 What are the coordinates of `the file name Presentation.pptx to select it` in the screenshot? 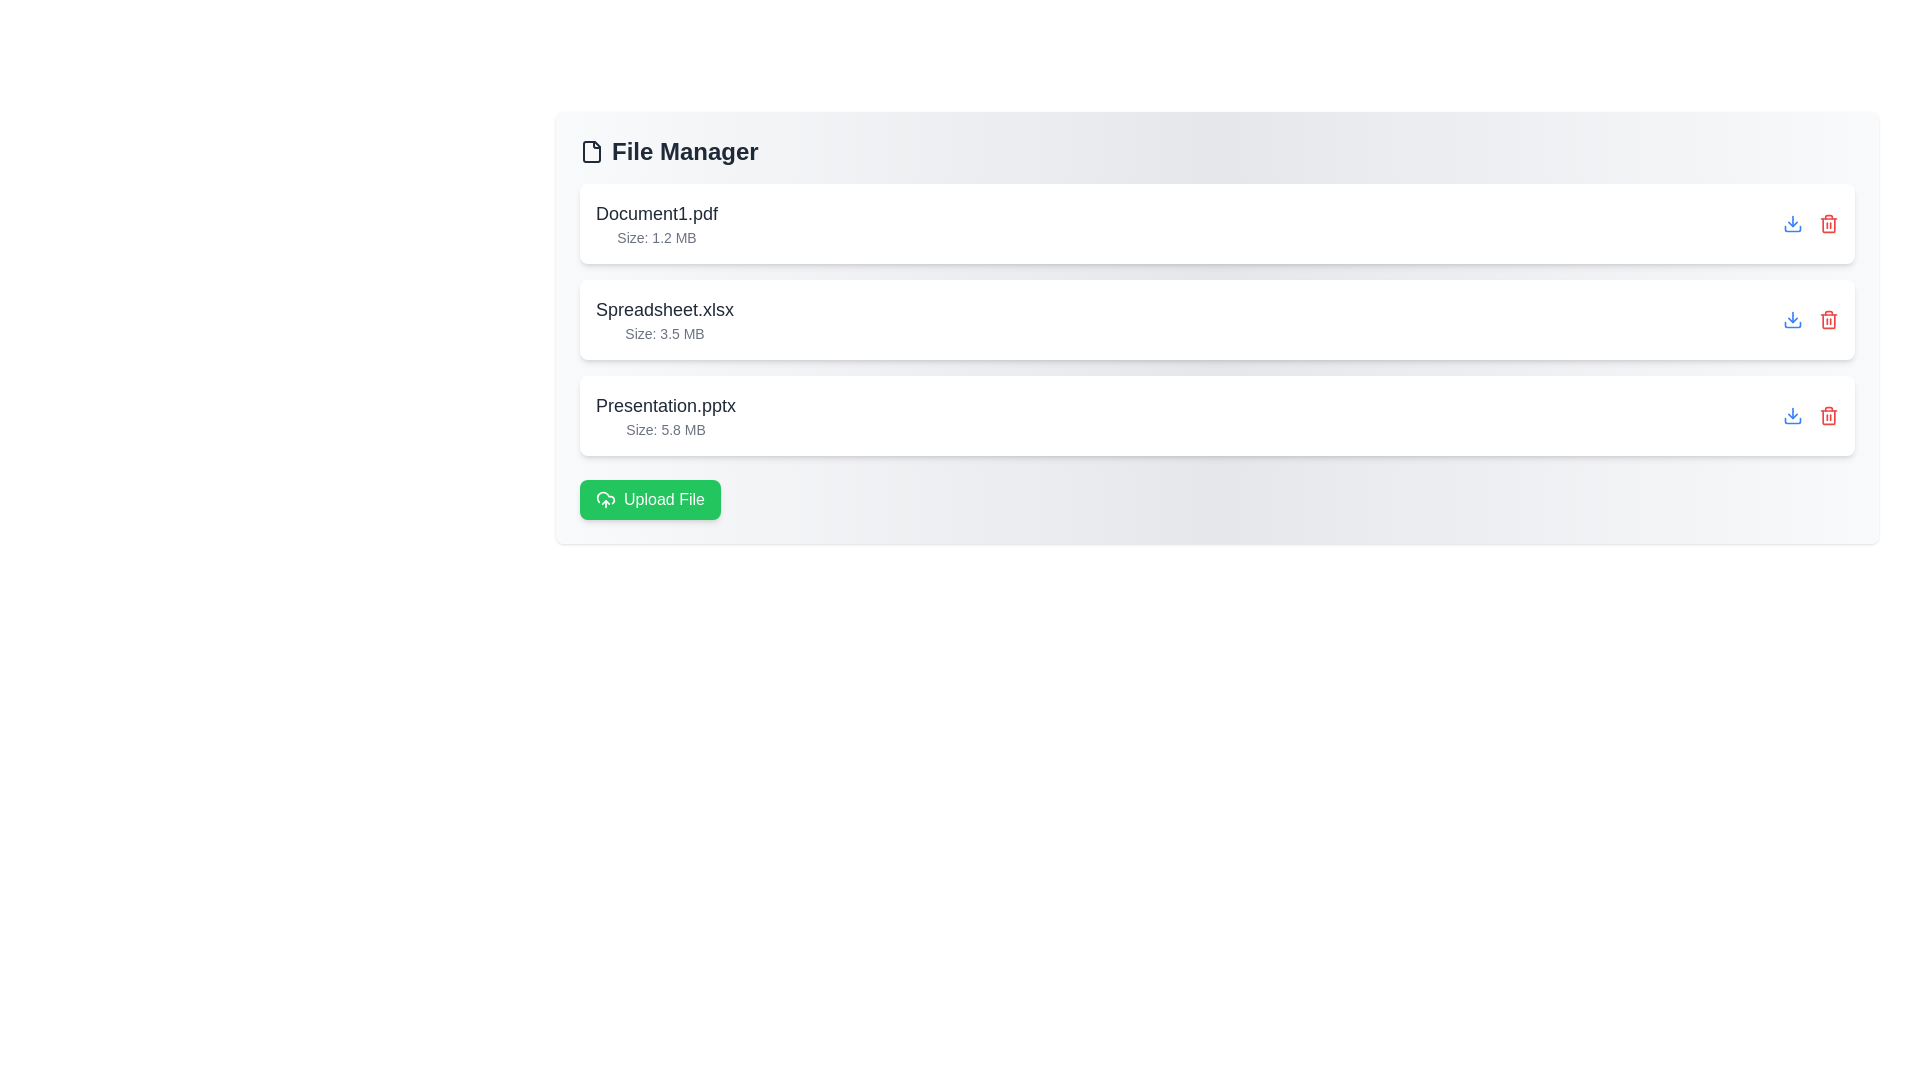 It's located at (666, 405).